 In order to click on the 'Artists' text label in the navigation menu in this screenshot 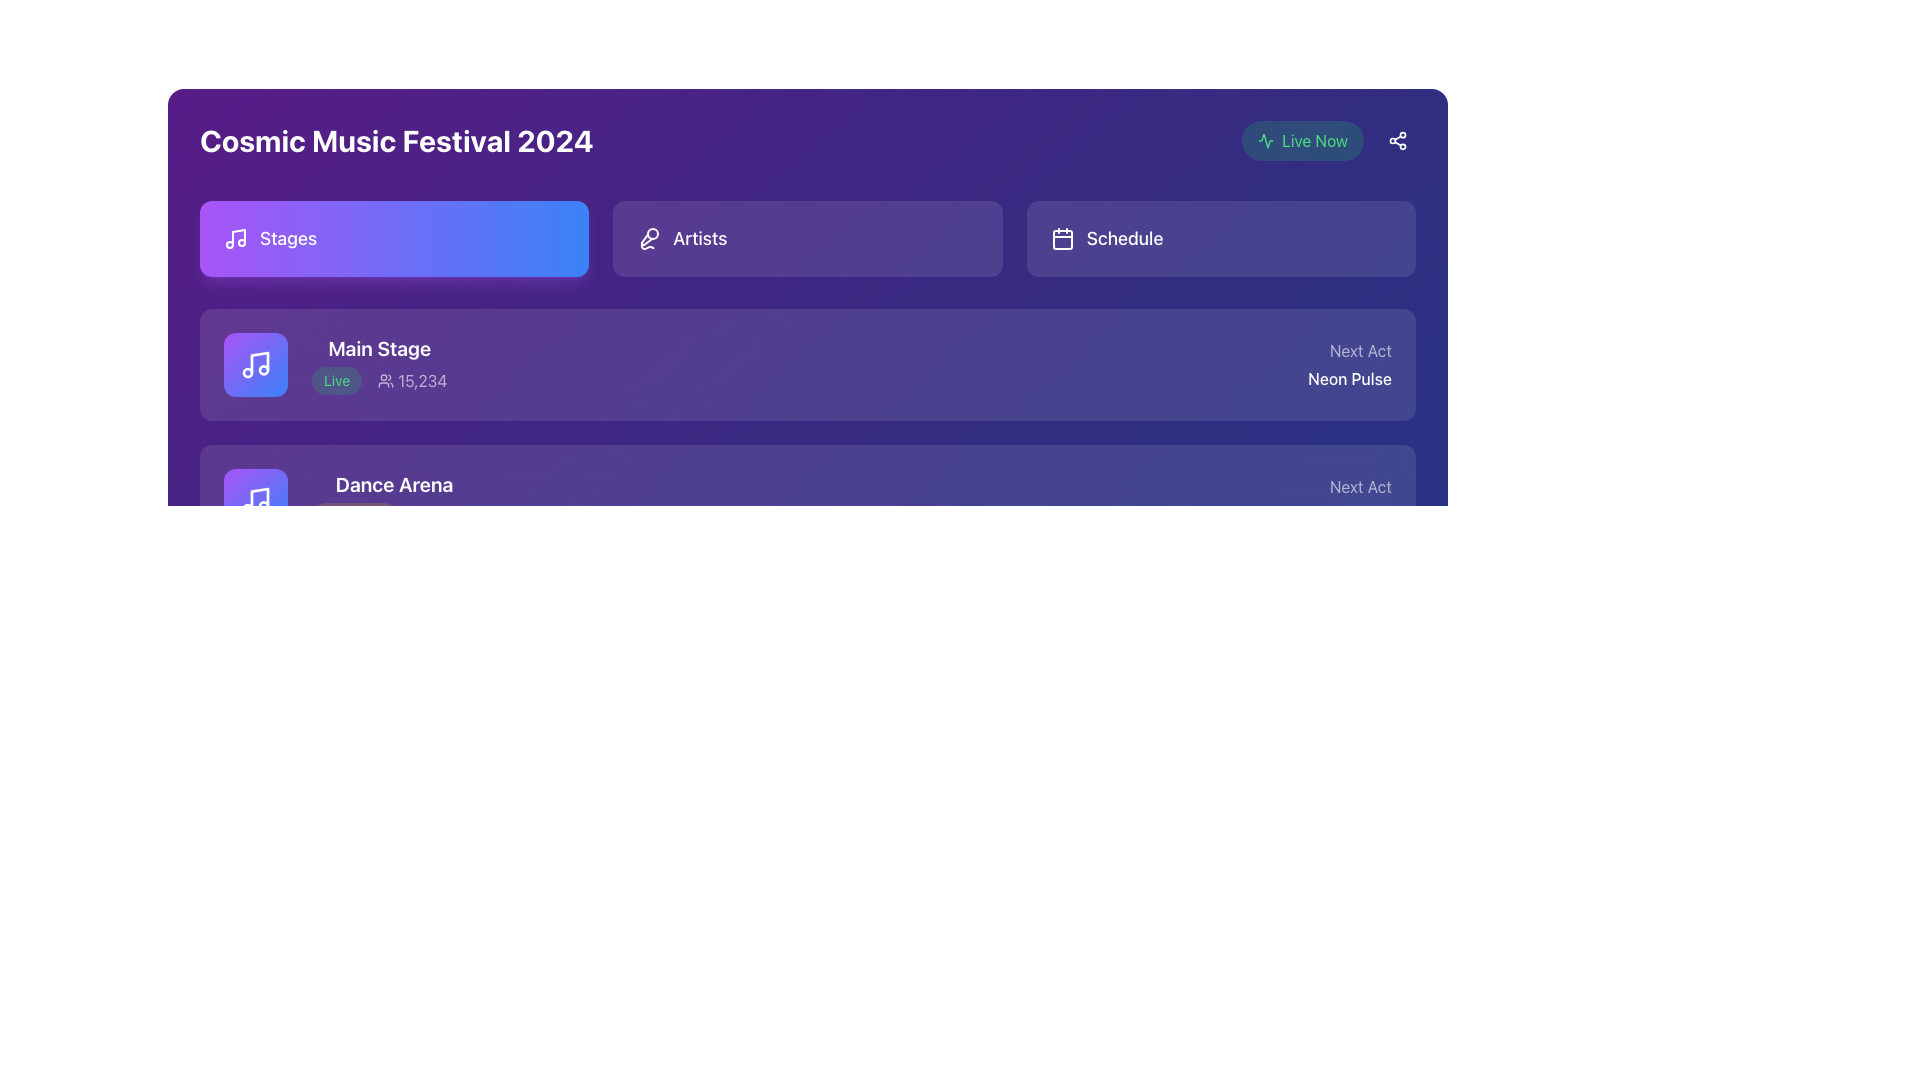, I will do `click(700, 238)`.